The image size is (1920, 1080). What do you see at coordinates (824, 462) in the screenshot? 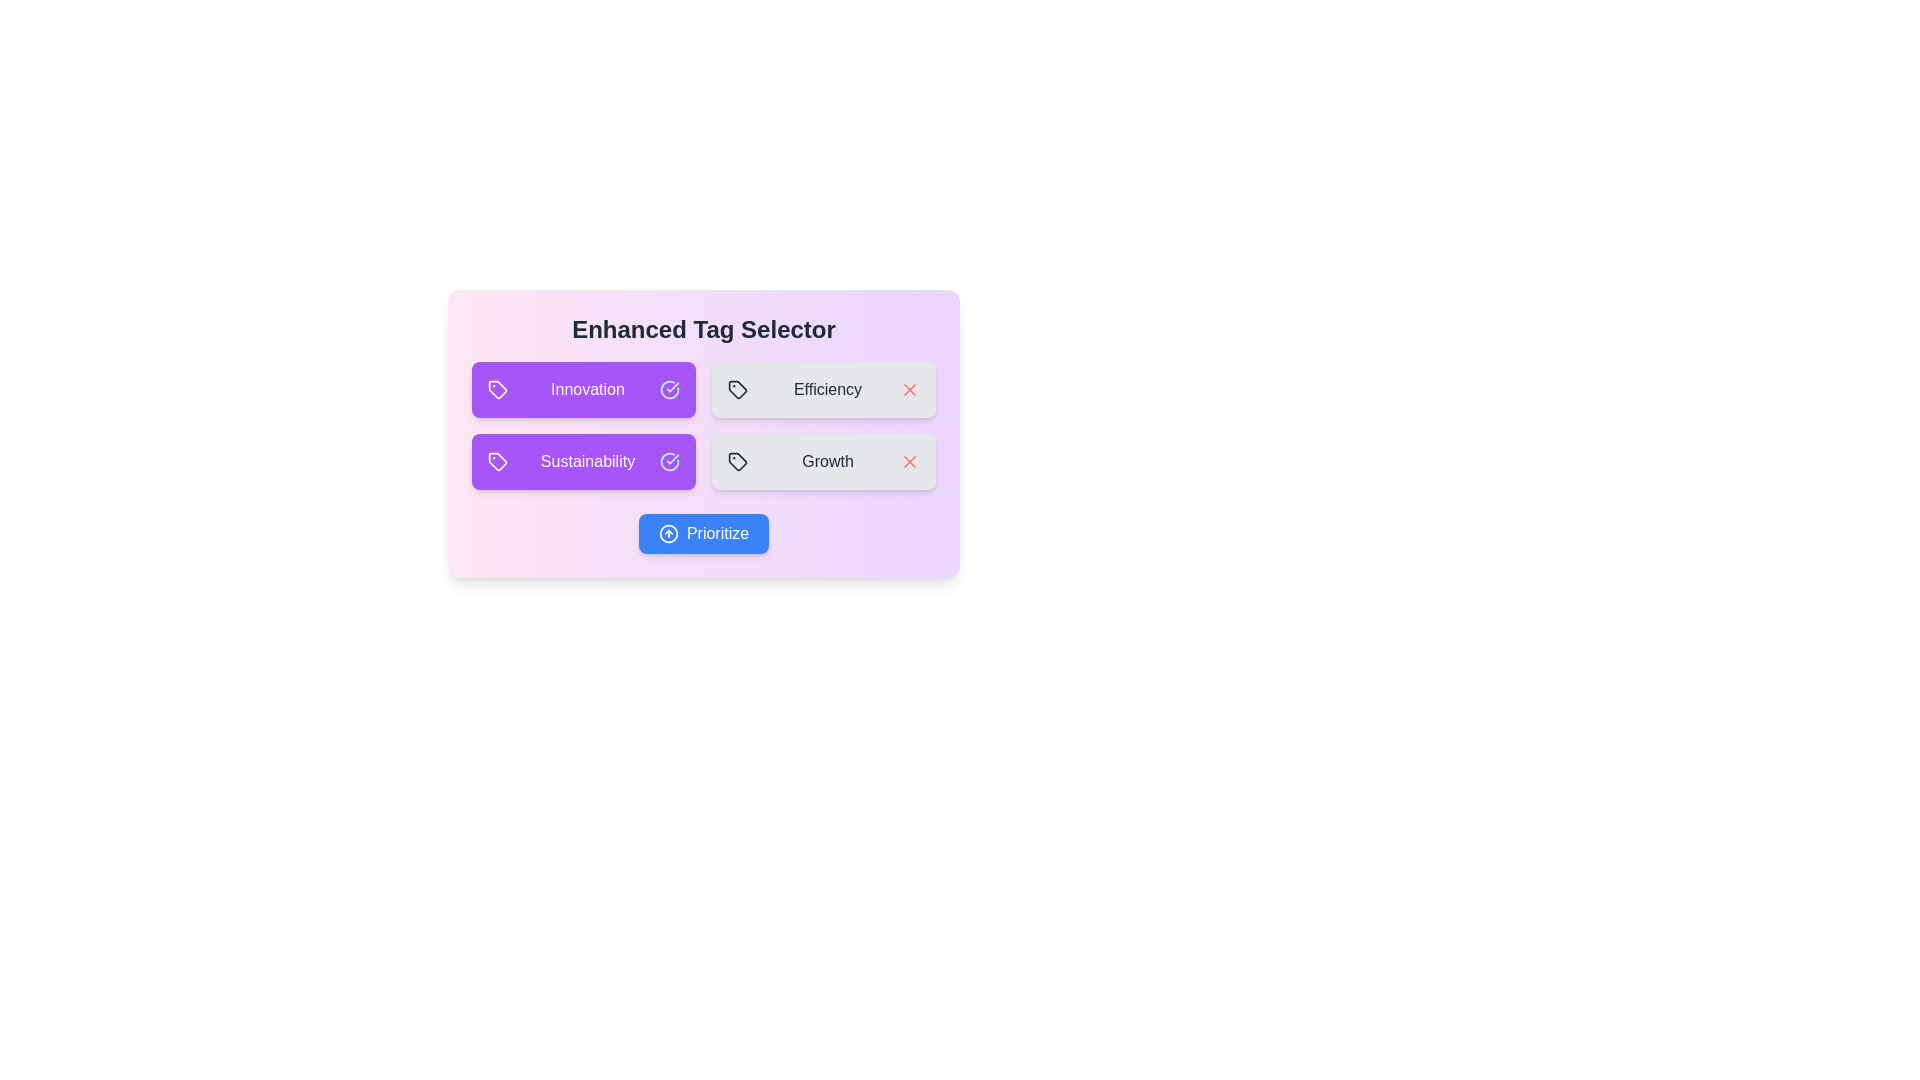
I see `the tag Growth` at bounding box center [824, 462].